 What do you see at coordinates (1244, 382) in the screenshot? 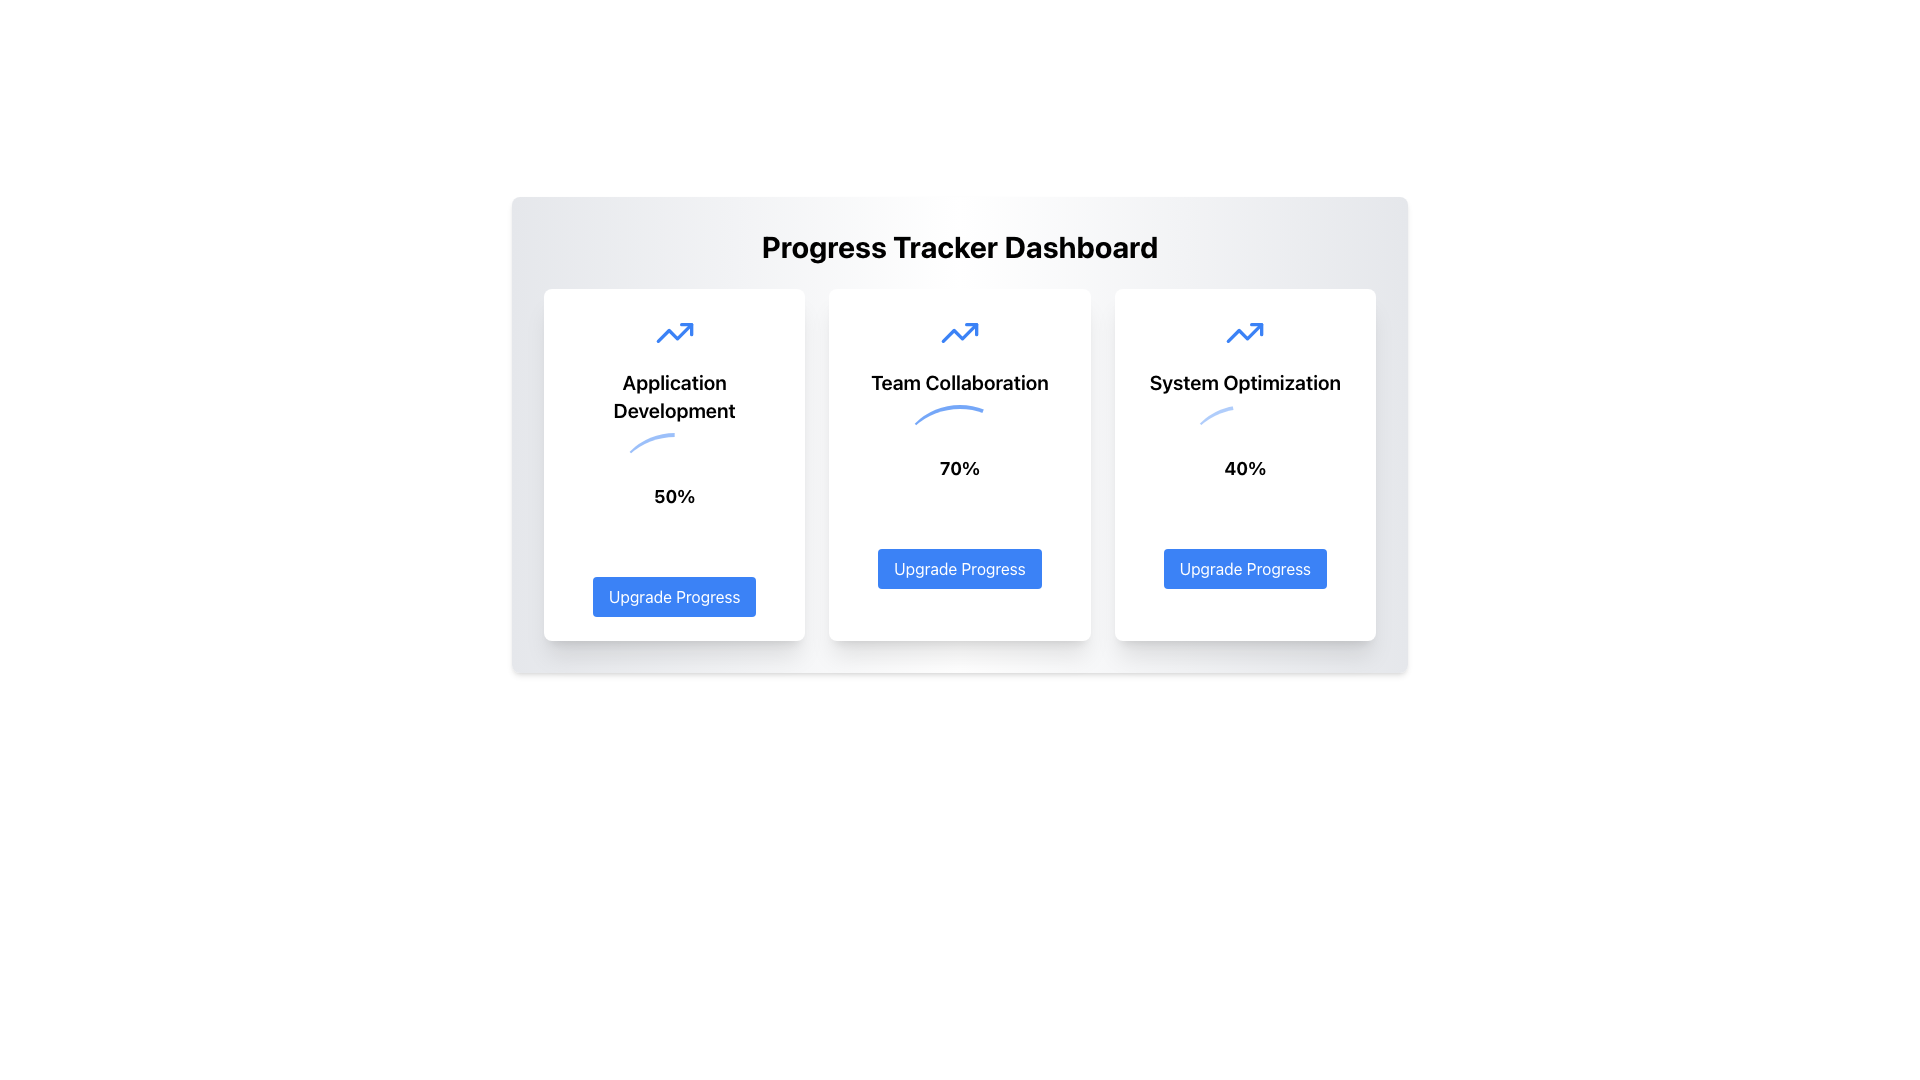
I see `the text label displaying 'System Optimization', which is centrally positioned in the rightmost card under a blue arrow icon` at bounding box center [1244, 382].